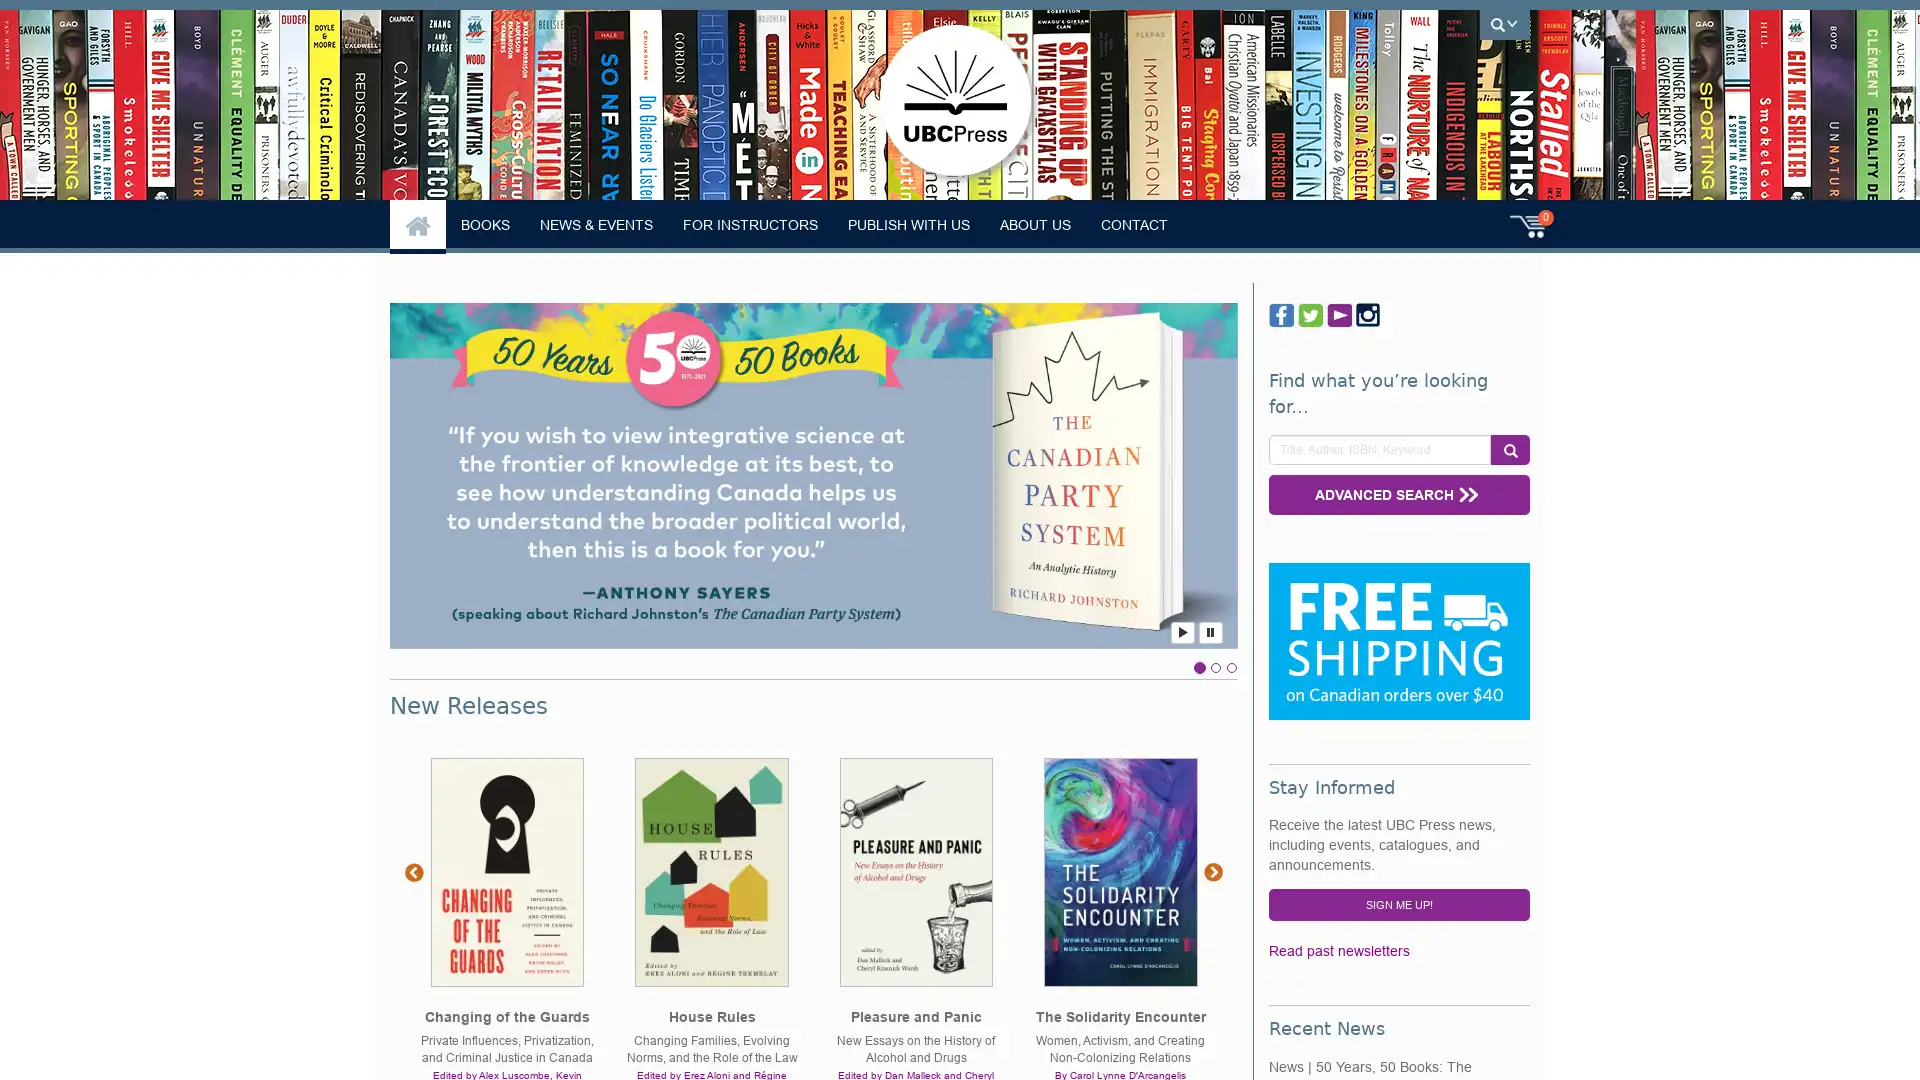 Image resolution: width=1920 pixels, height=1080 pixels. Describe the element at coordinates (1035, 224) in the screenshot. I see `ABOUT US` at that location.